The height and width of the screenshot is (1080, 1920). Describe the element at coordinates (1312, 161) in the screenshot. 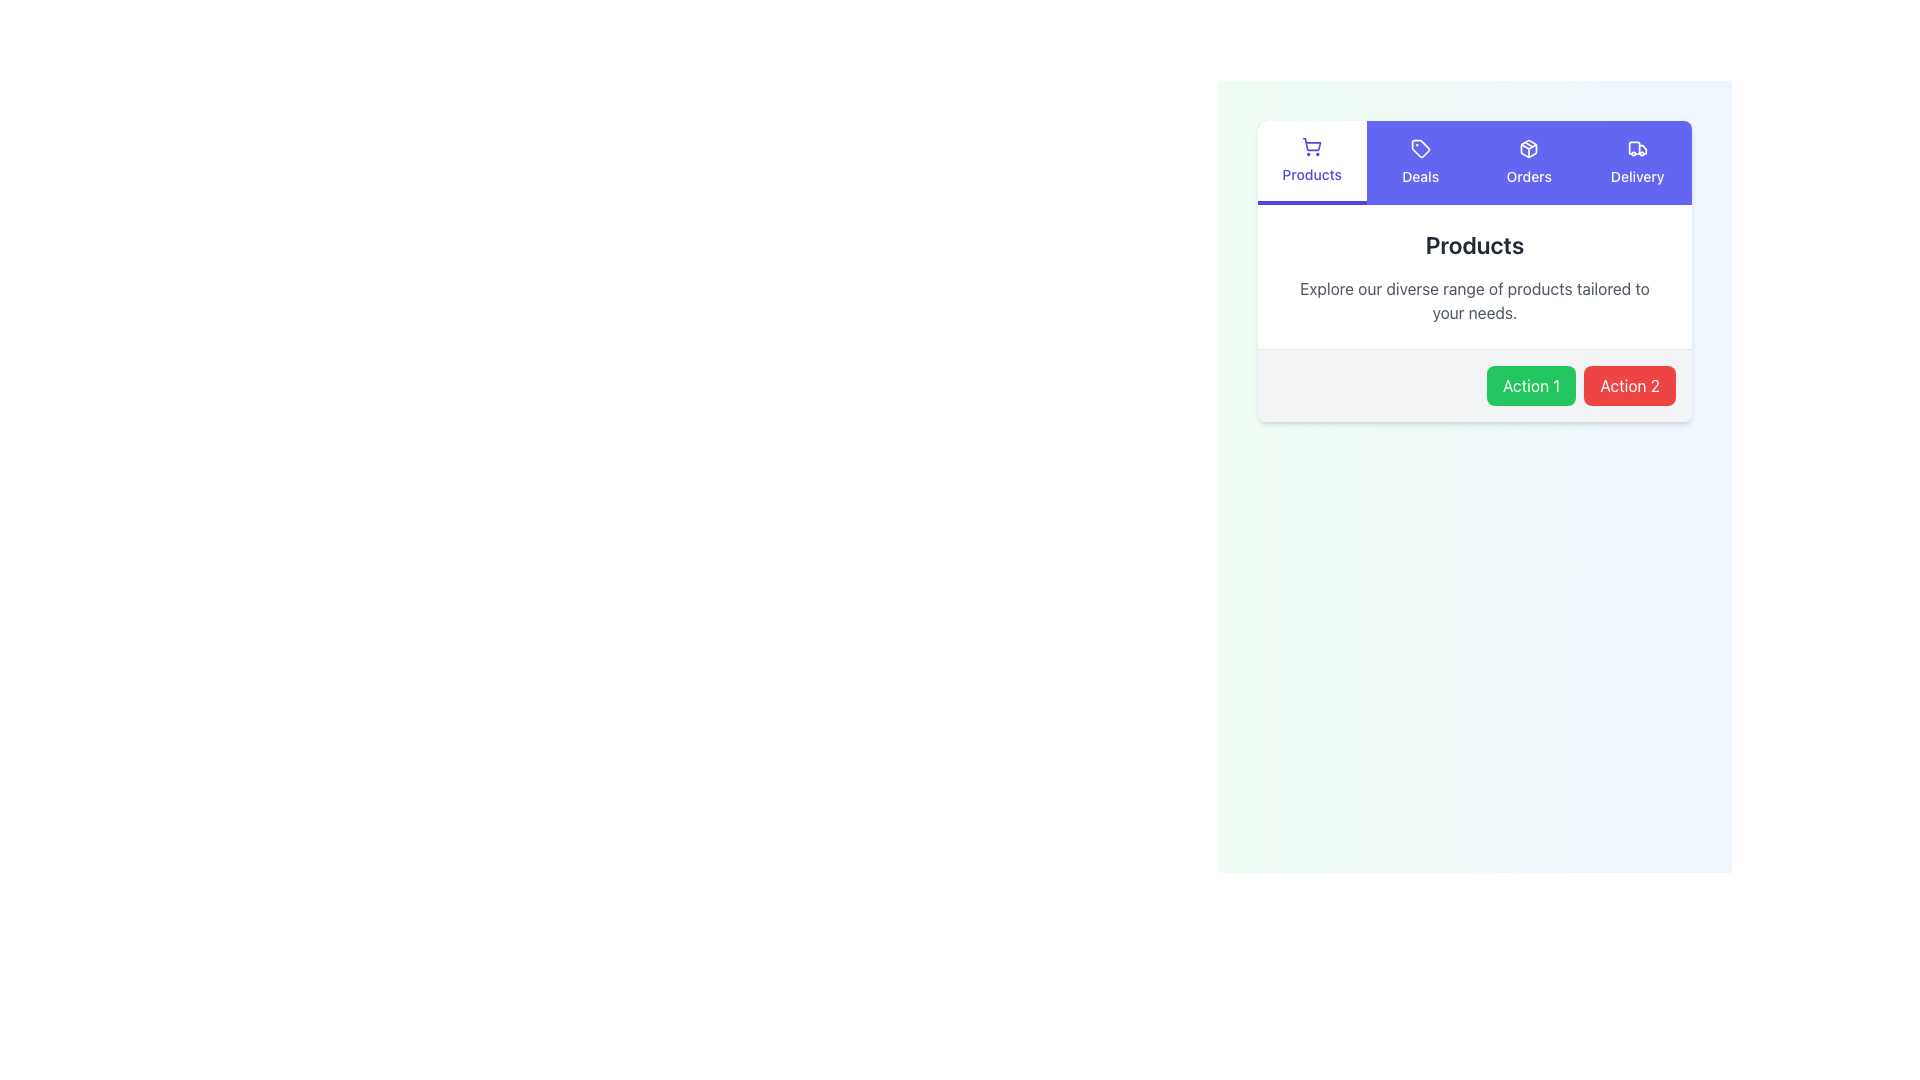

I see `the 'Products' button, which is the leftmost button in a row of four buttons at the top of the interface` at that location.